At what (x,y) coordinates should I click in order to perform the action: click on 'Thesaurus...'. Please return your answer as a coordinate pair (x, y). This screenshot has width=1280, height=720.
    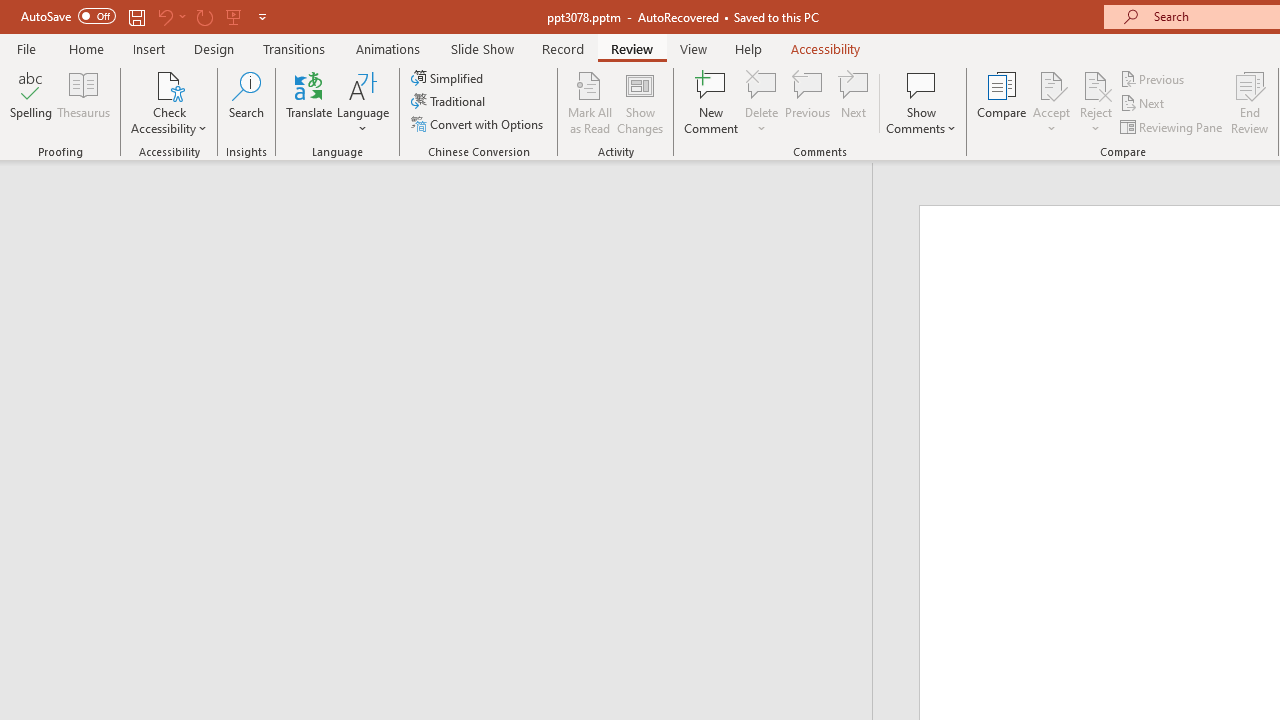
    Looking at the image, I should click on (82, 103).